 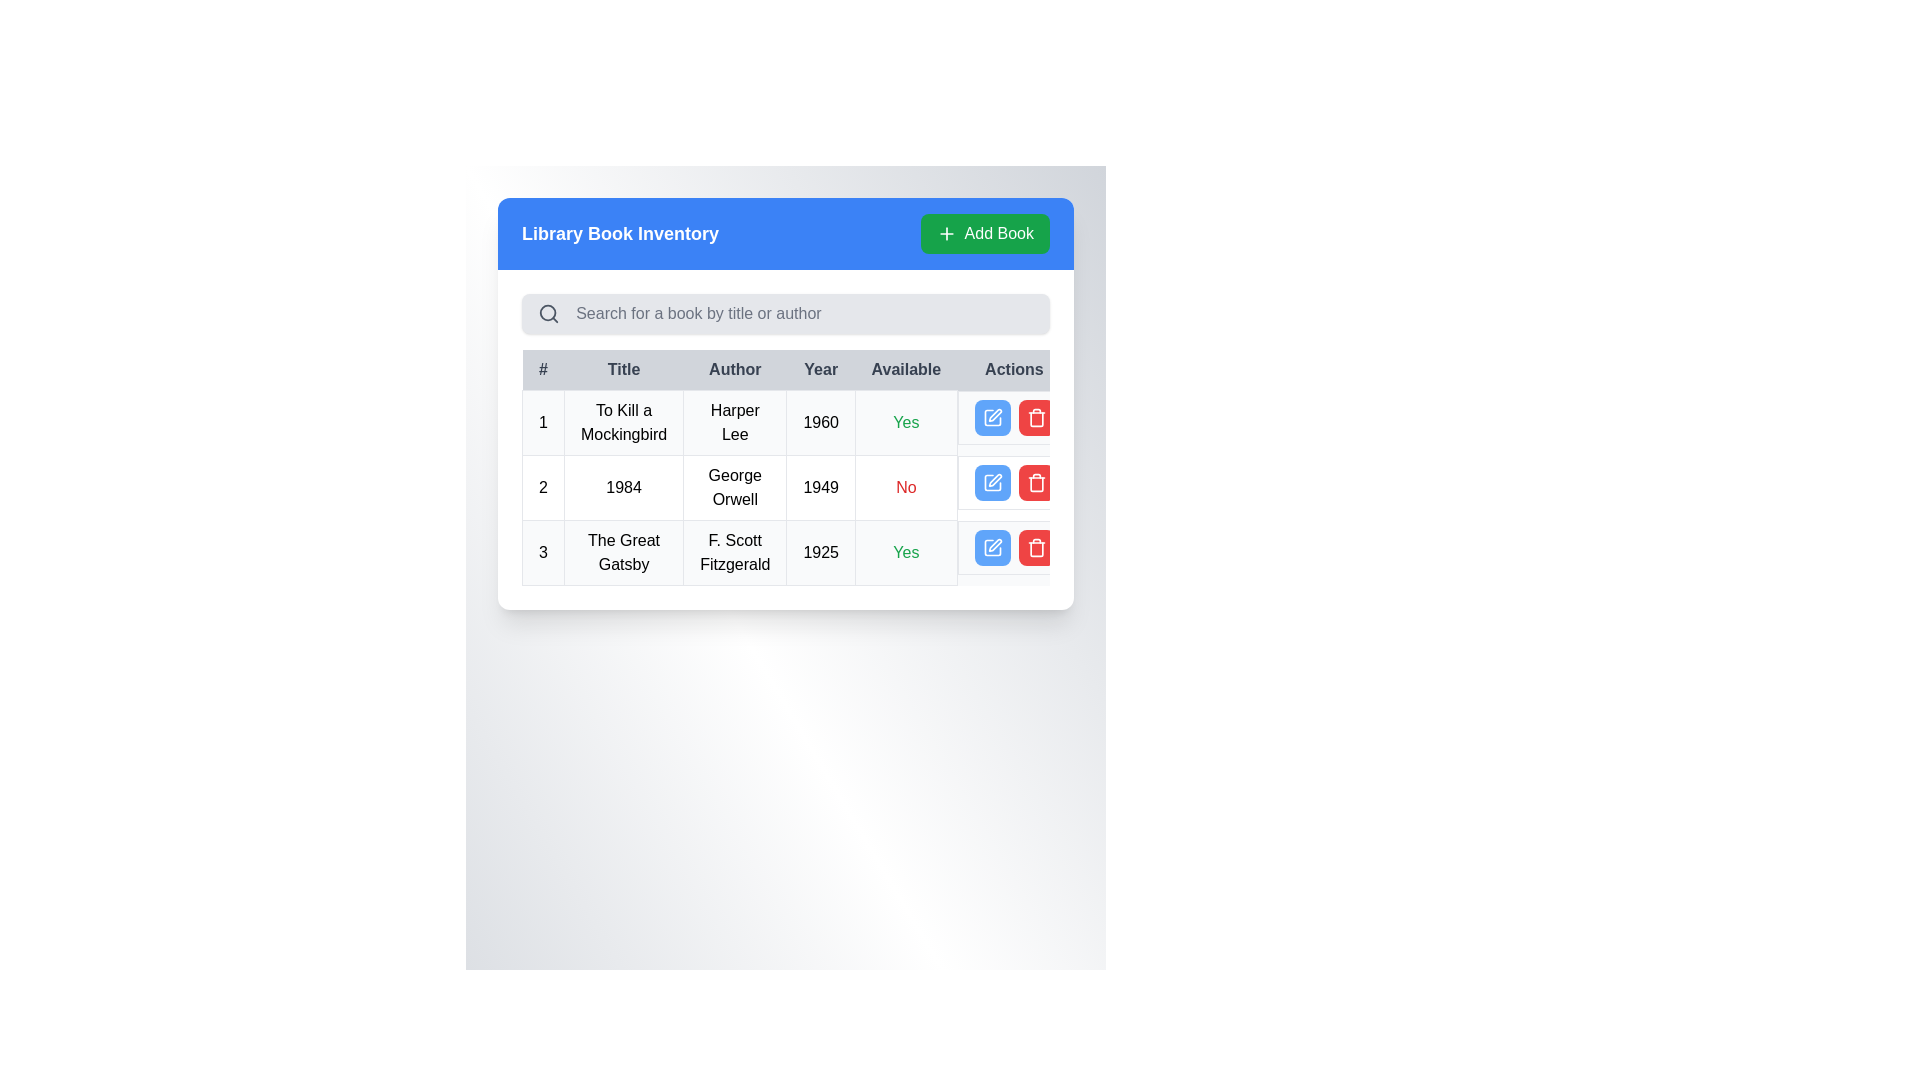 I want to click on the pen icon in the 'Actions' column of the second row in the table to initiate editing for the corresponding row, so click(x=995, y=479).